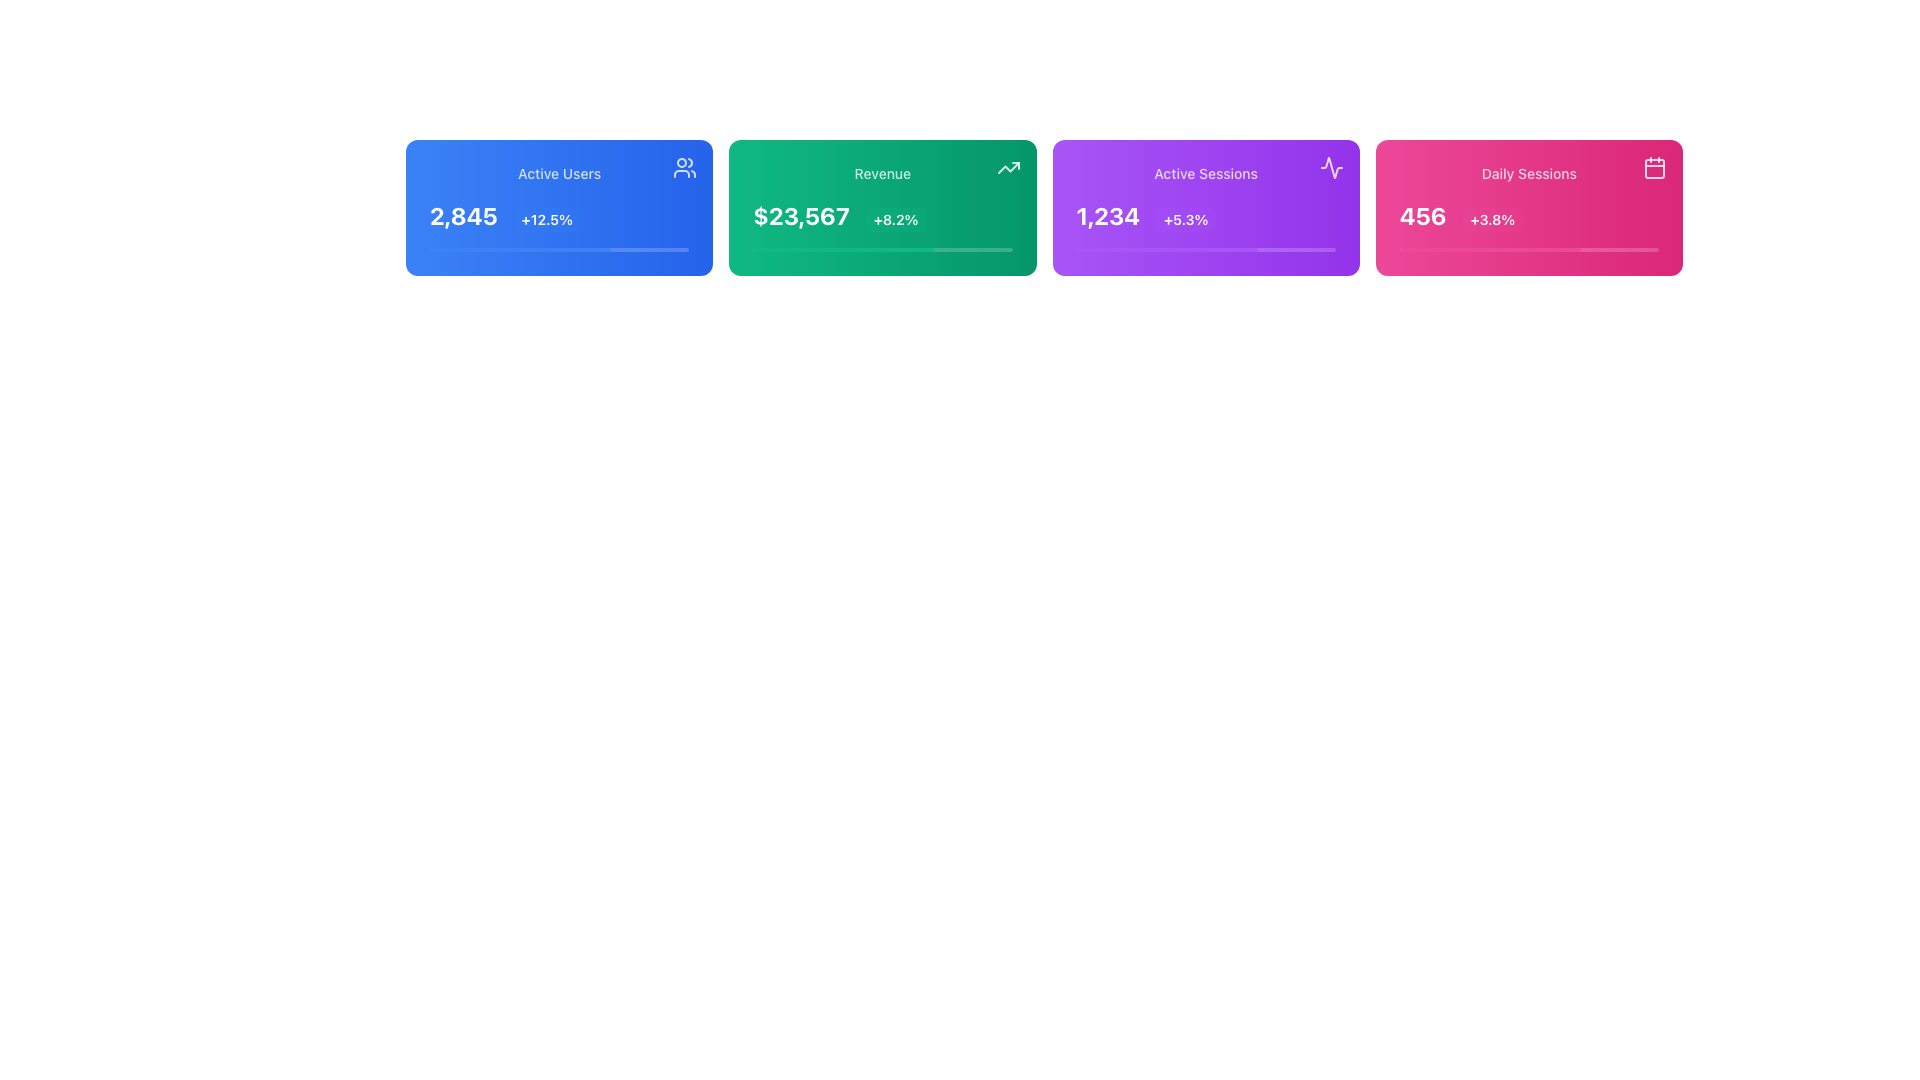  What do you see at coordinates (1655, 168) in the screenshot?
I see `the small rectangular shape with rounded corners within the calendar icon located at the top right corner of the pink card titled 'Daily Sessions'` at bounding box center [1655, 168].